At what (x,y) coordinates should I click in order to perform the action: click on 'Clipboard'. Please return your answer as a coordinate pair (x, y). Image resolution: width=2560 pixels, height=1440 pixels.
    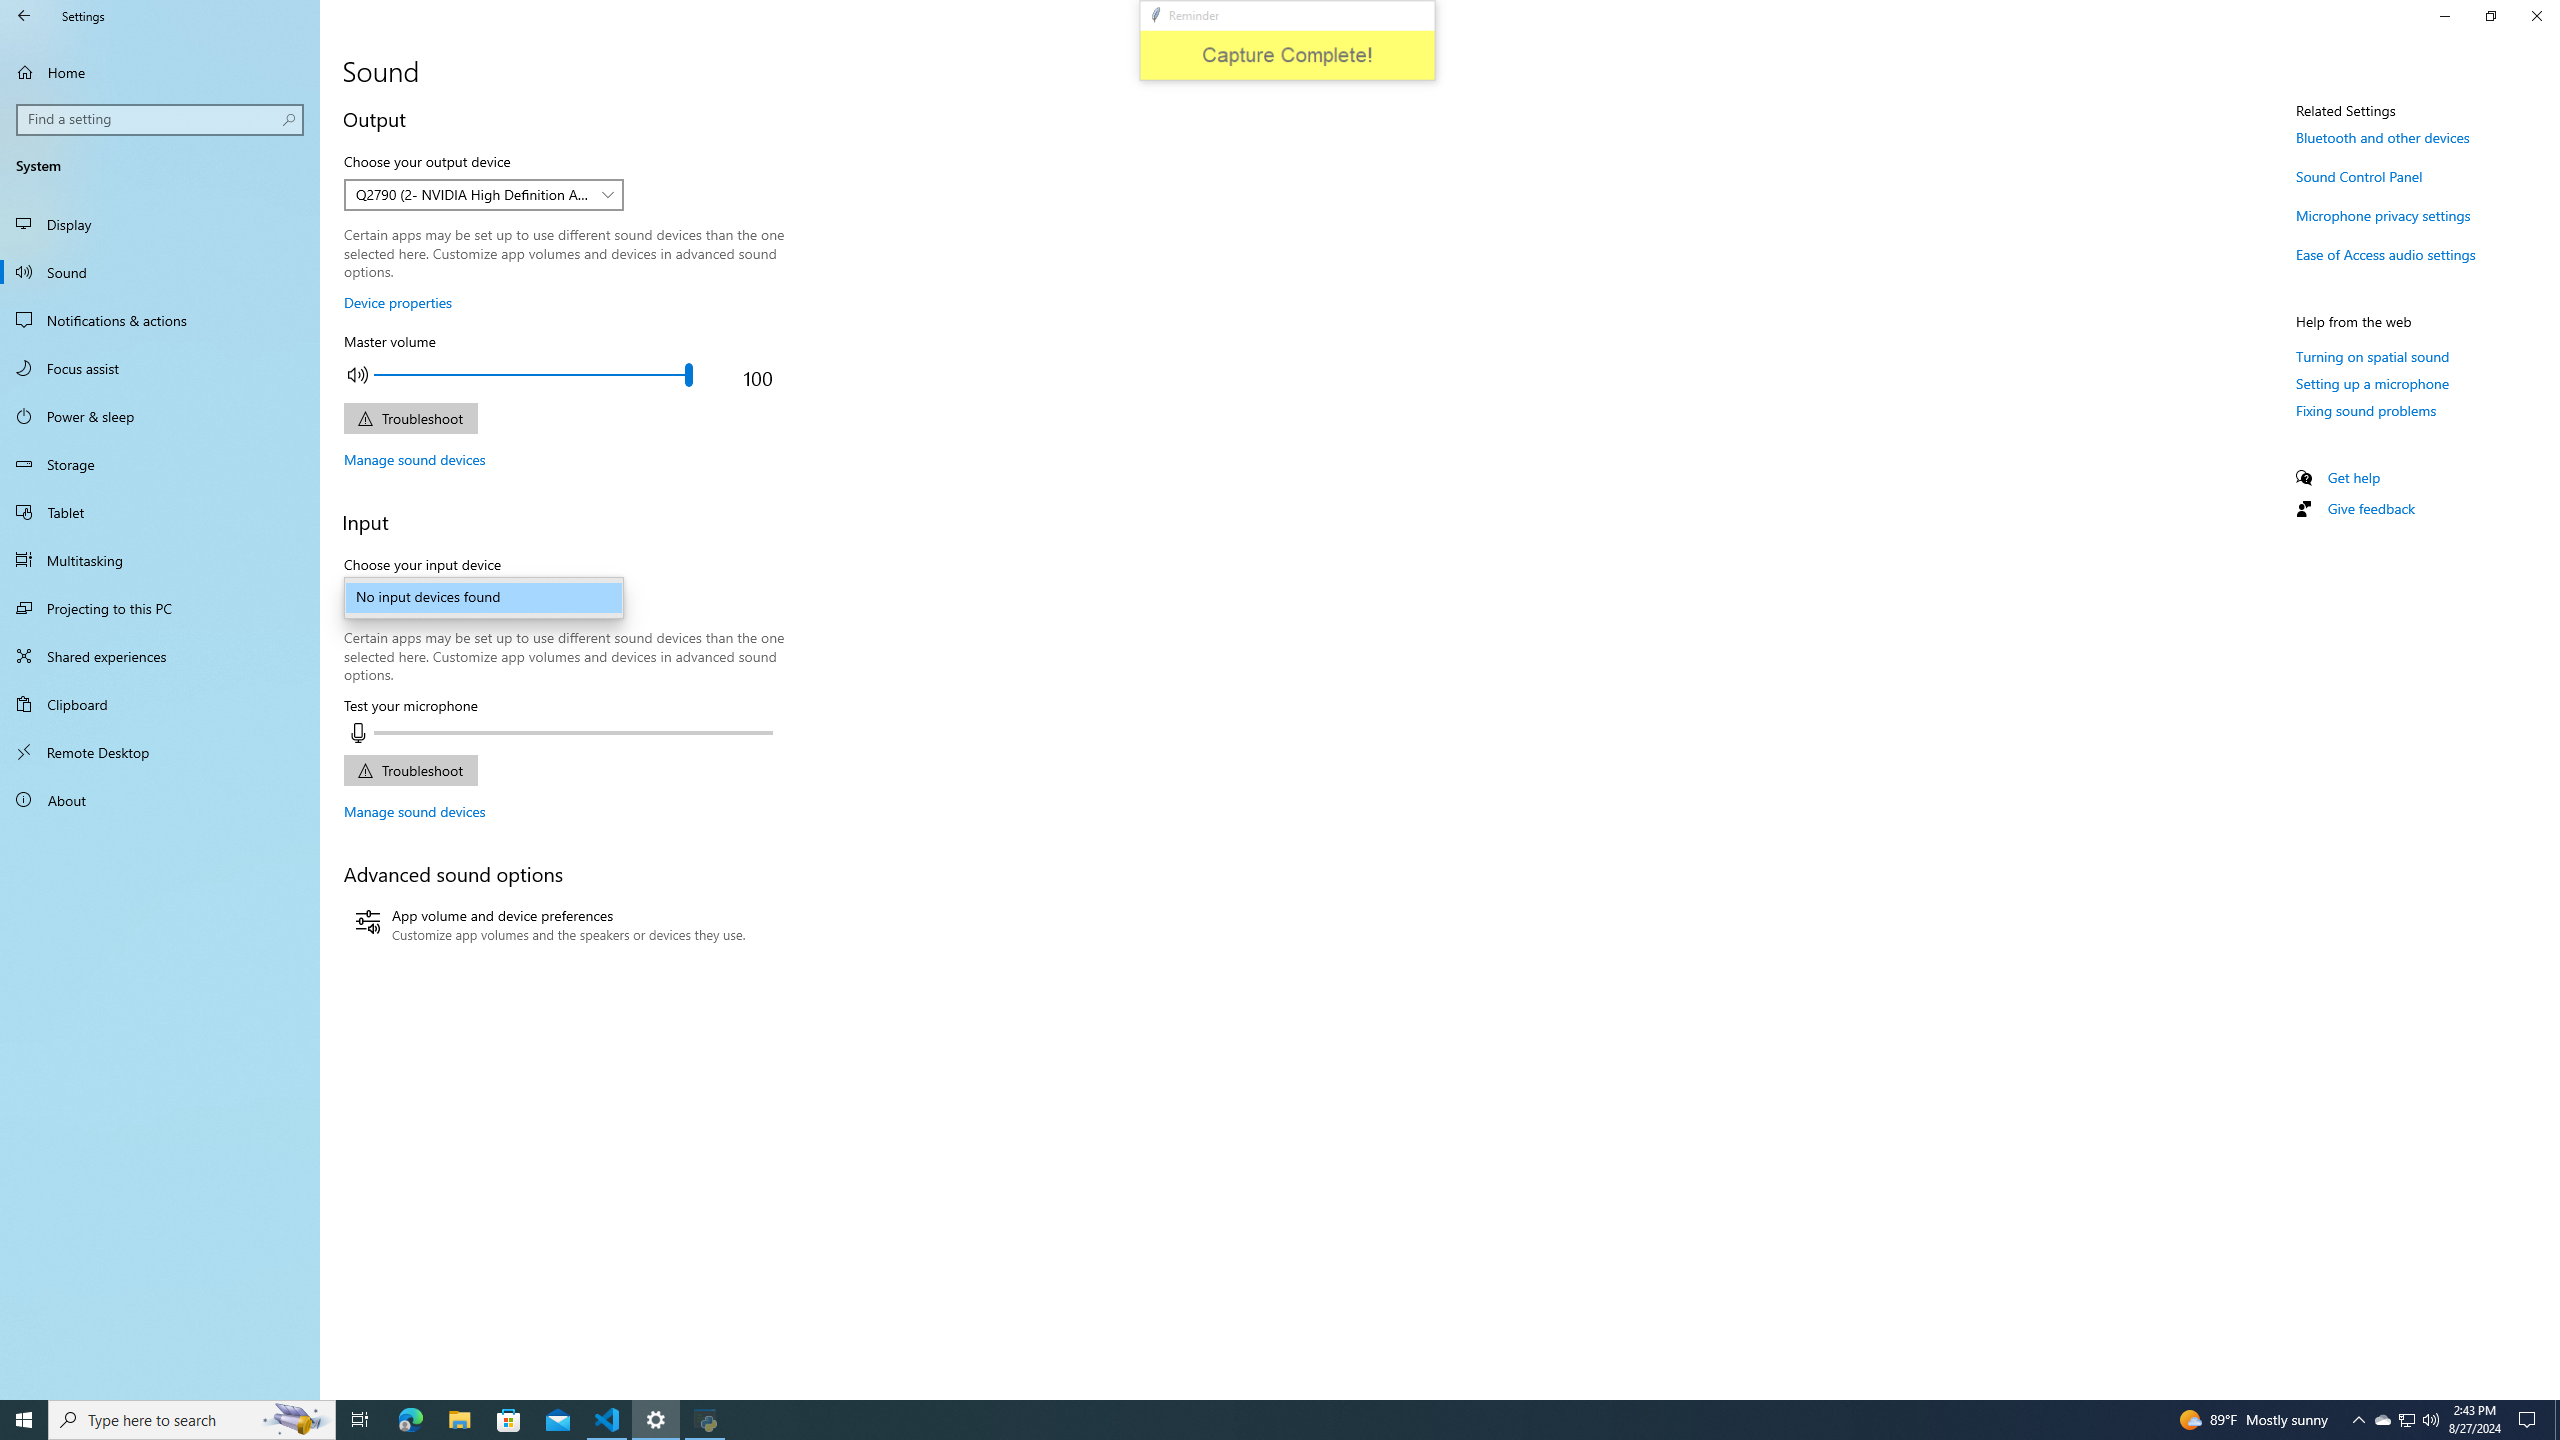
    Looking at the image, I should click on (159, 704).